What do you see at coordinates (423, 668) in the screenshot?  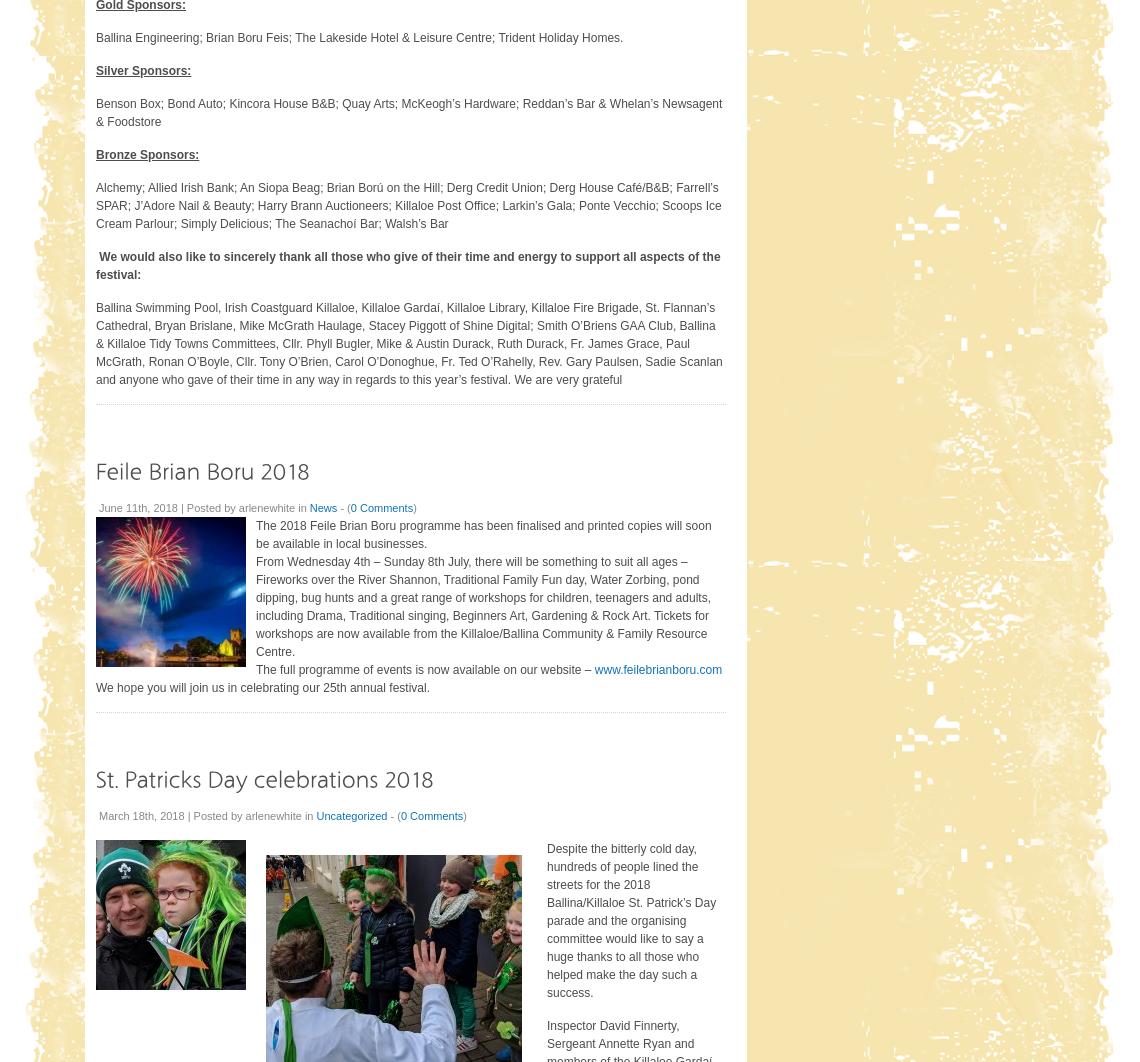 I see `'The full programme of events is now available on our website –'` at bounding box center [423, 668].